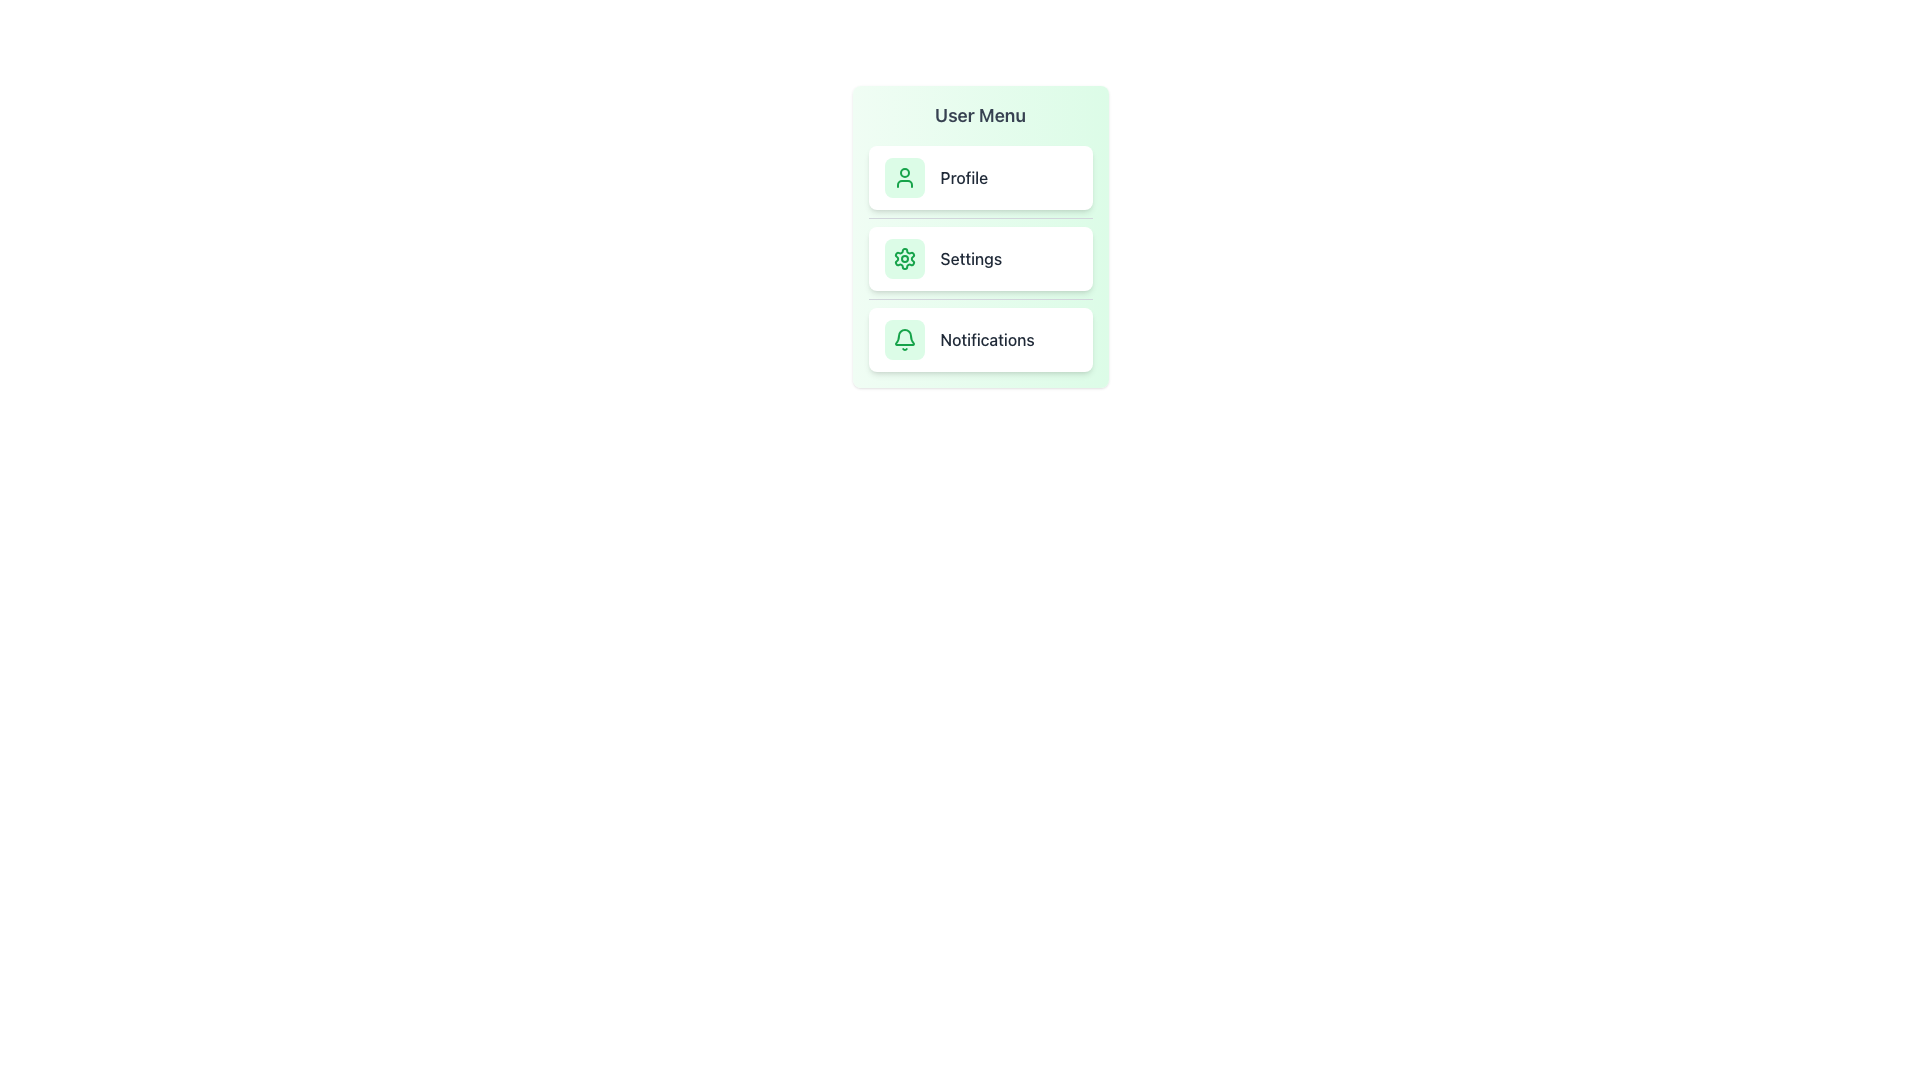  I want to click on the 'Settings' button in the 'User Menu' card, so click(980, 257).